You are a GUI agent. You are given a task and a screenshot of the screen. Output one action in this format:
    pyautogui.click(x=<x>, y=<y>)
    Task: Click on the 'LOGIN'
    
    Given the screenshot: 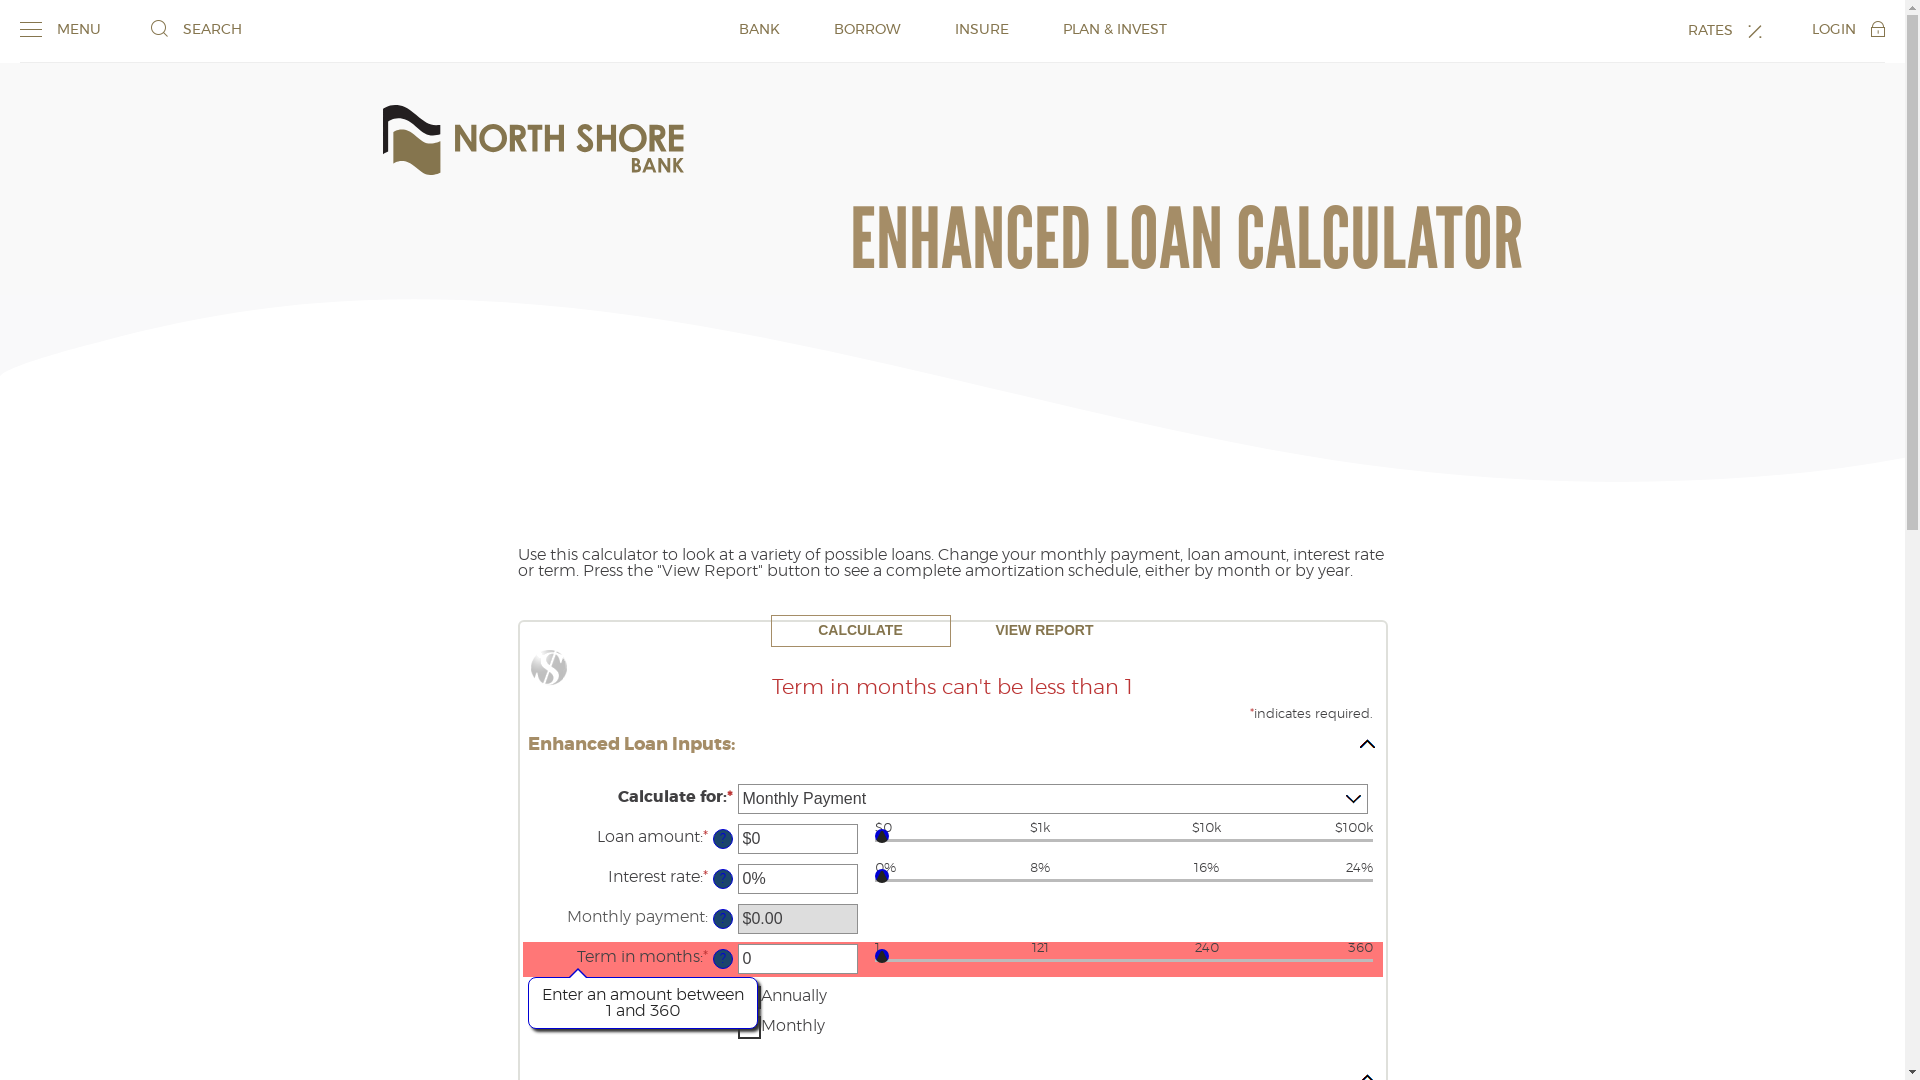 What is the action you would take?
    pyautogui.click(x=1847, y=29)
    